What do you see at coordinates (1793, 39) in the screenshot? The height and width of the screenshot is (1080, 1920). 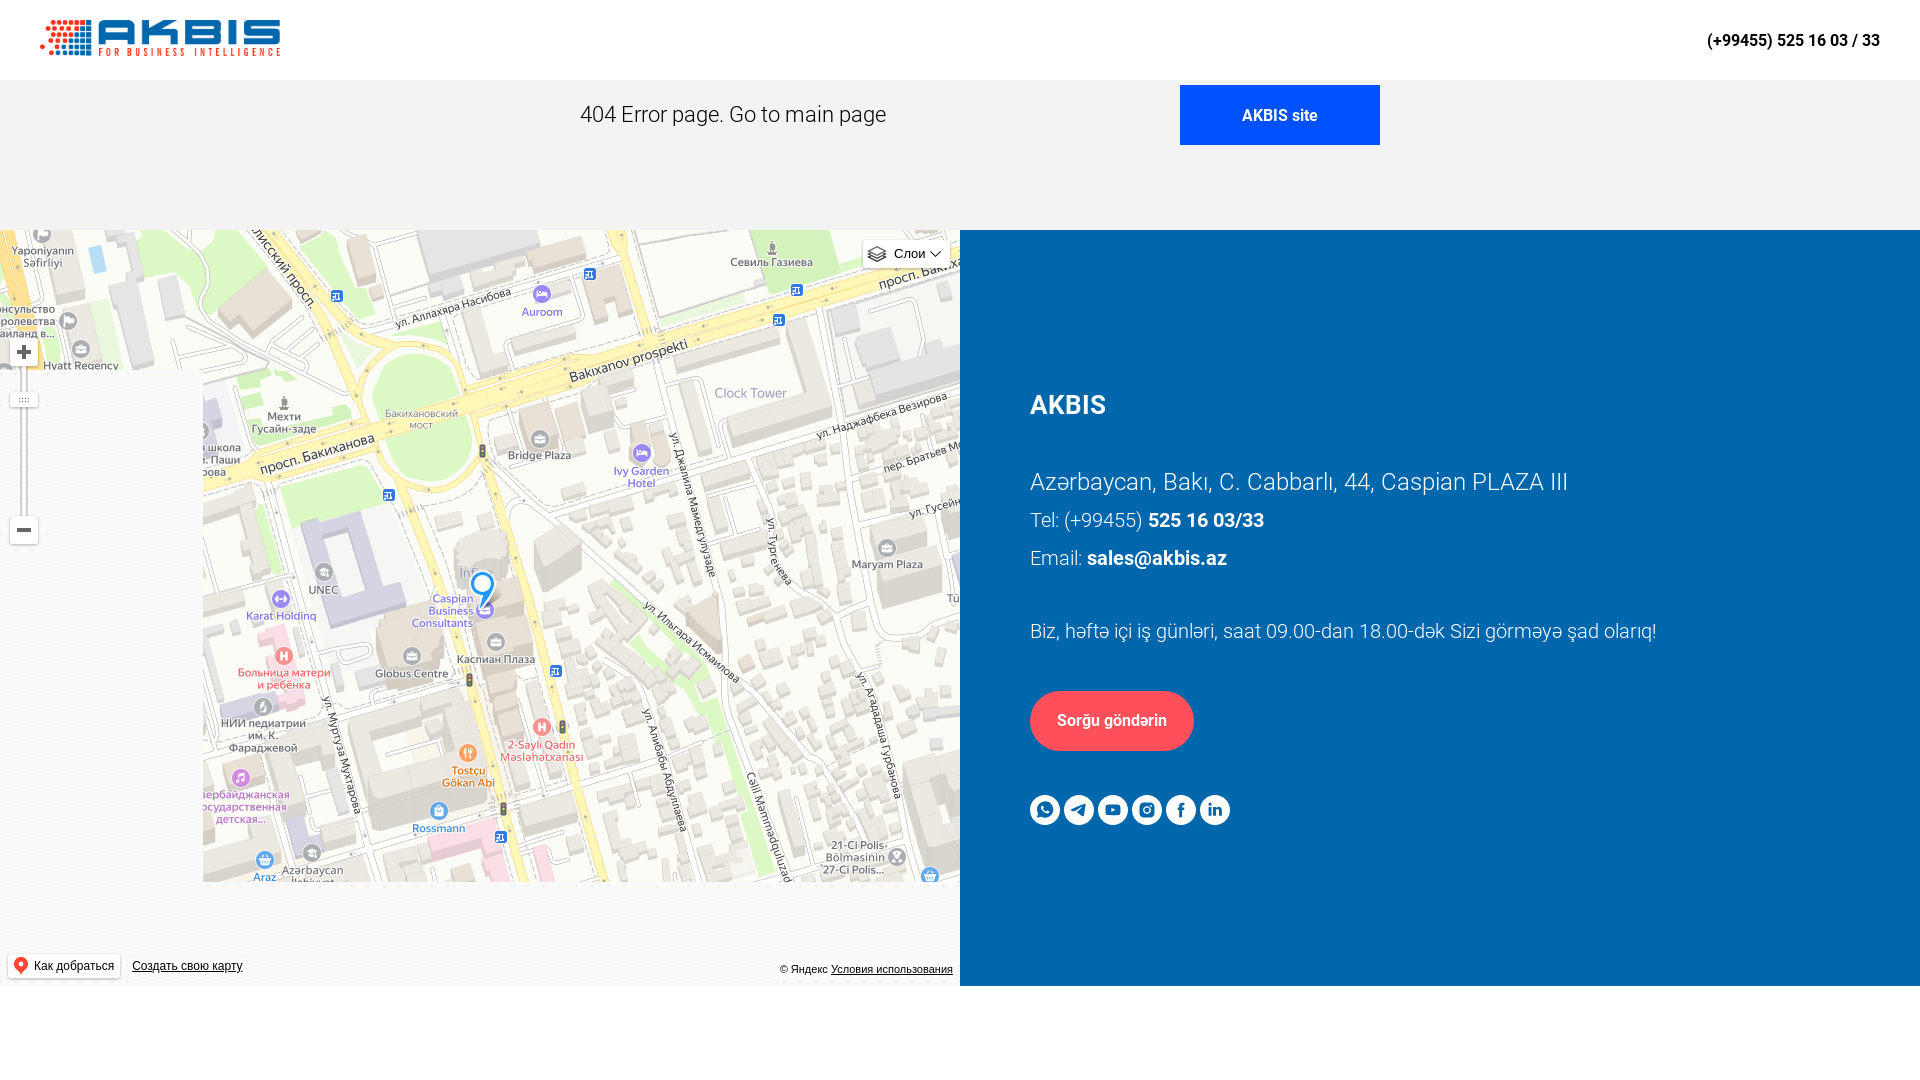 I see `'(+99455) 525 16 03 / 33'` at bounding box center [1793, 39].